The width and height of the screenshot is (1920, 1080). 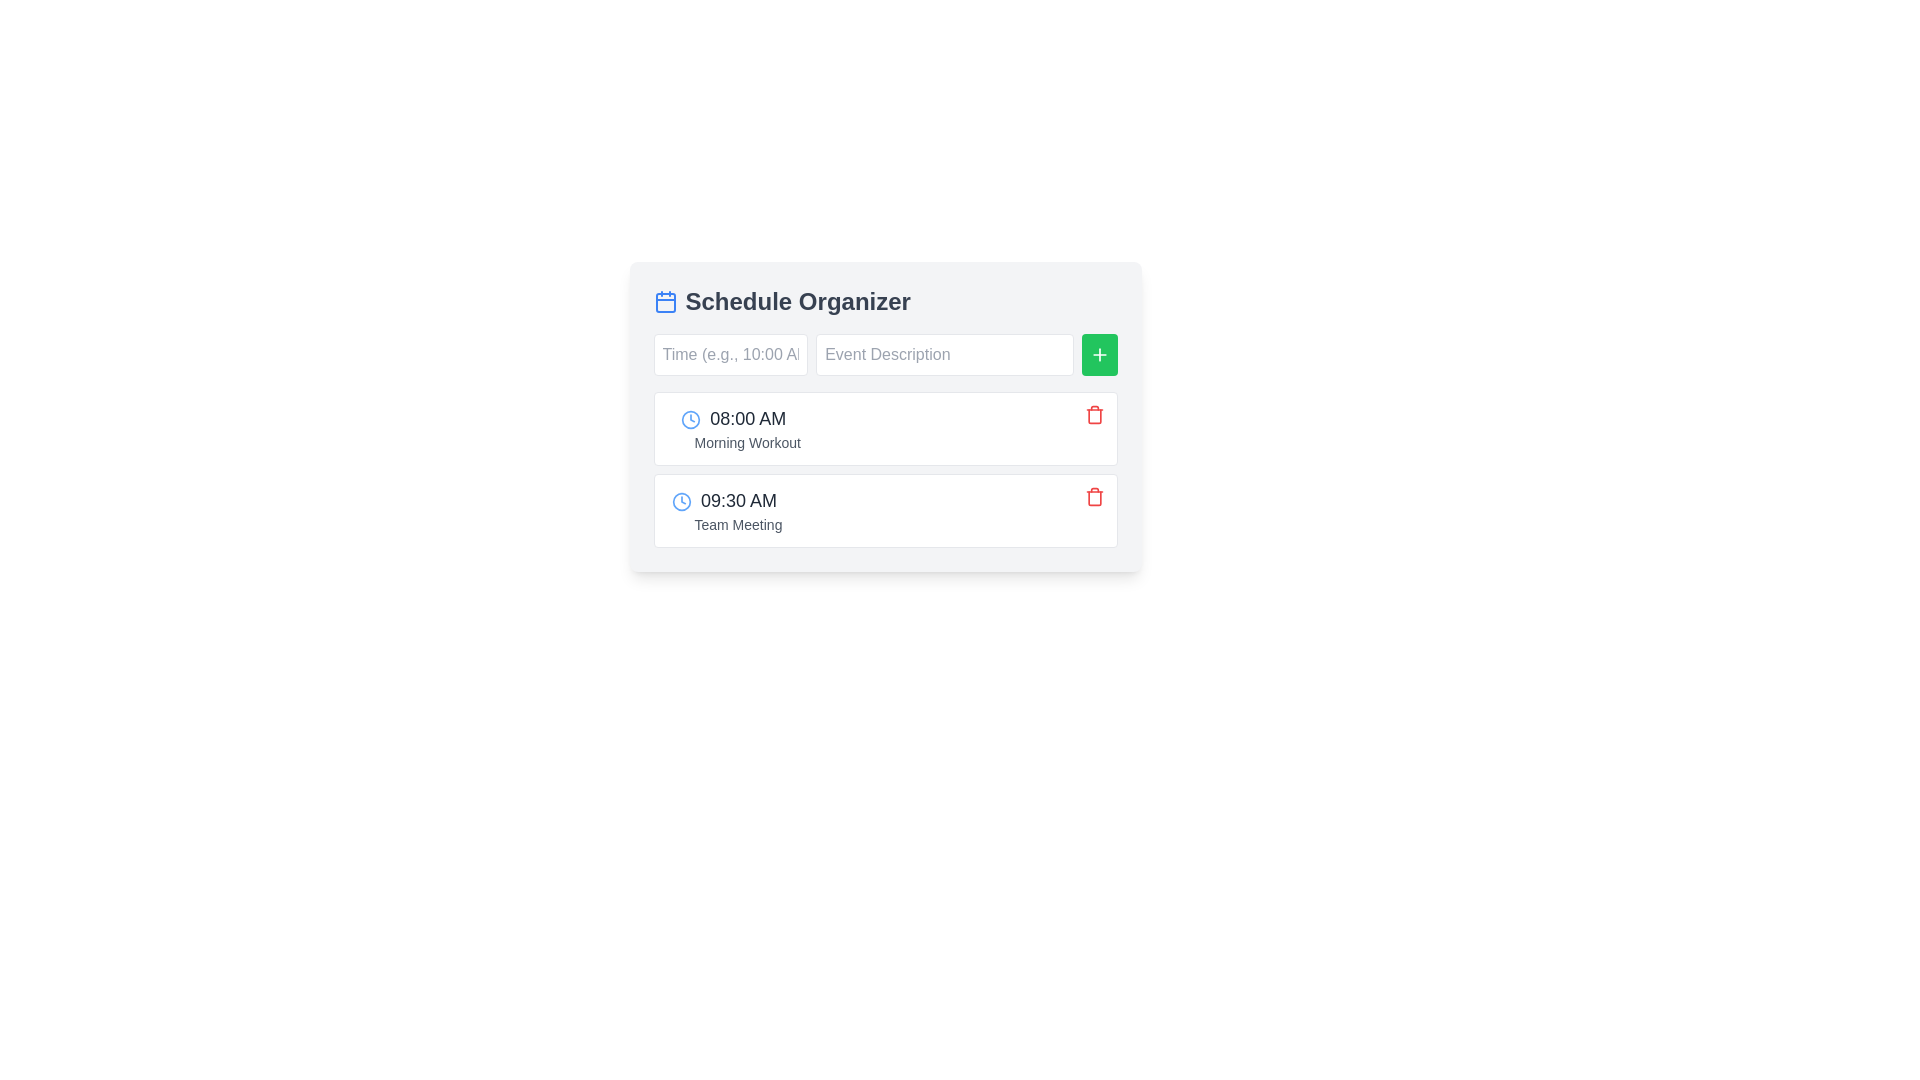 What do you see at coordinates (681, 501) in the screenshot?
I see `the circular blue clock icon located to the left of the time text '09:30 AM'` at bounding box center [681, 501].